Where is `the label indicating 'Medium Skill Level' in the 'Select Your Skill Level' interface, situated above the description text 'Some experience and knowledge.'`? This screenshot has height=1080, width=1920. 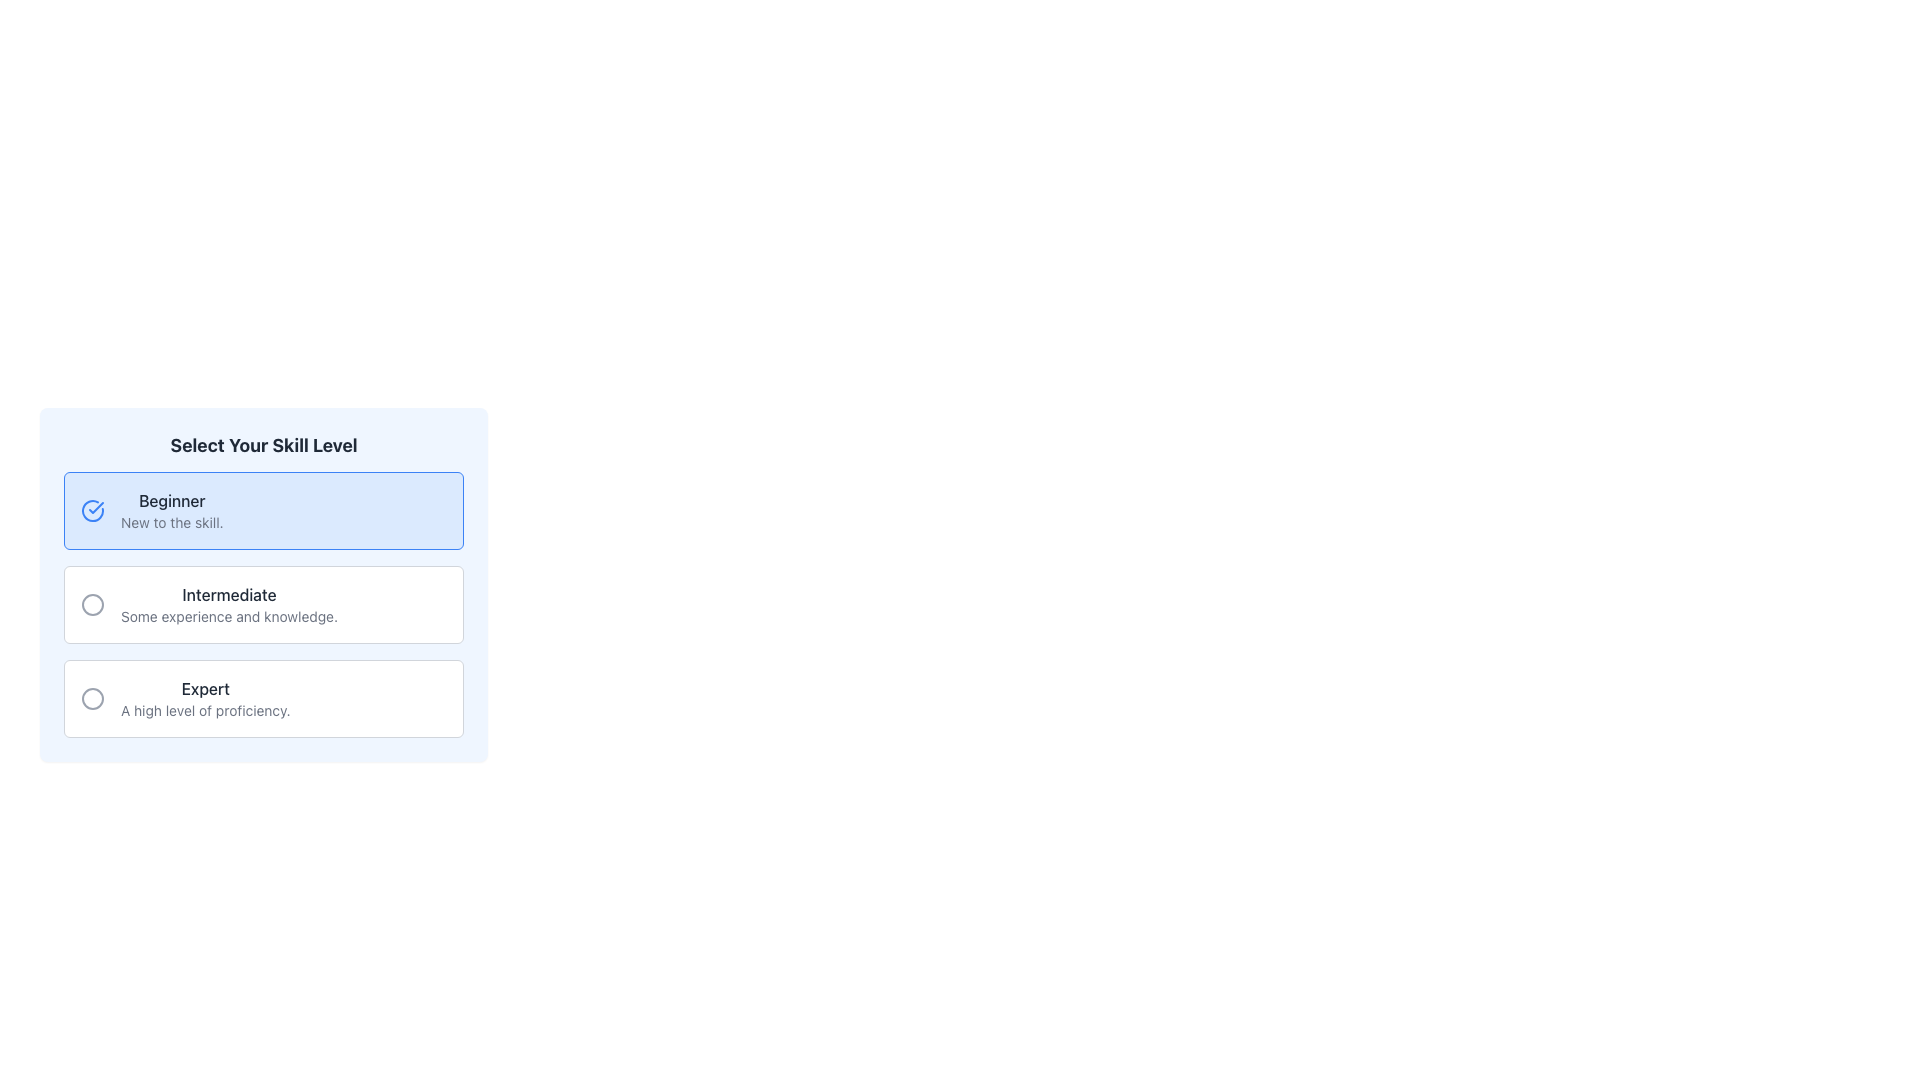 the label indicating 'Medium Skill Level' in the 'Select Your Skill Level' interface, situated above the description text 'Some experience and knowledge.' is located at coordinates (229, 593).